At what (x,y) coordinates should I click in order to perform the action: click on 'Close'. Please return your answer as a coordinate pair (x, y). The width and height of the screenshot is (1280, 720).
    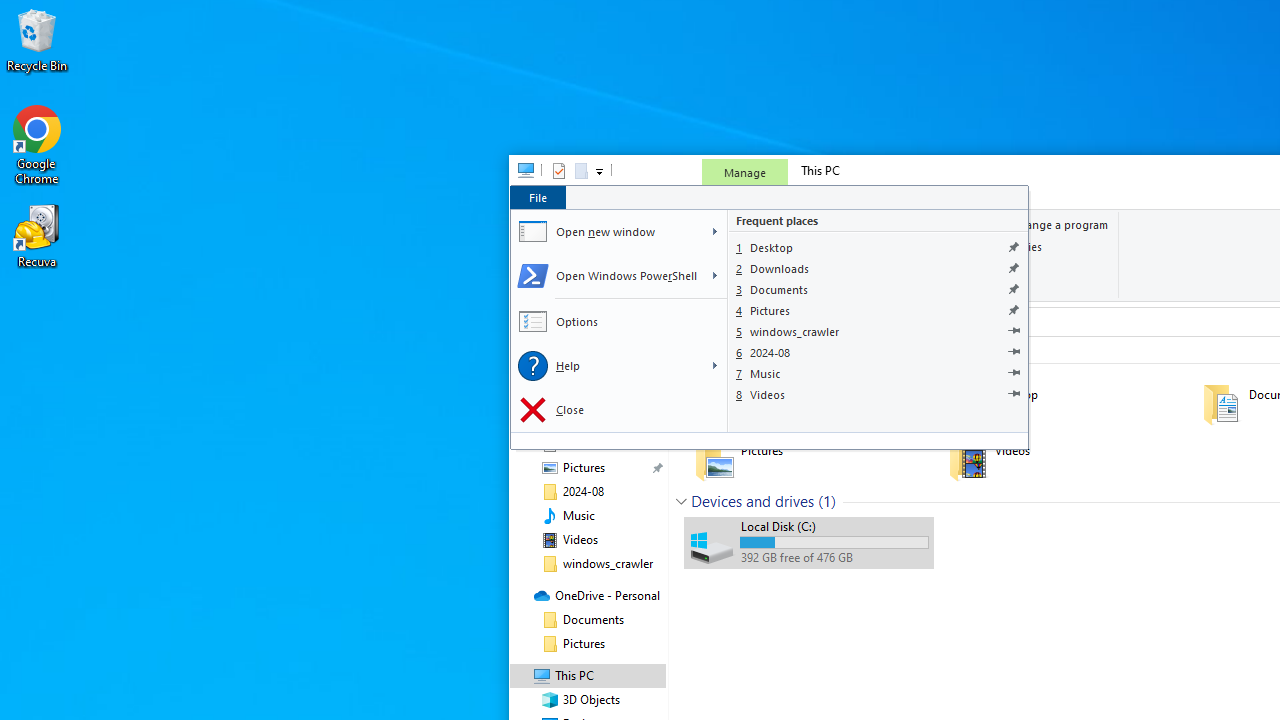
    Looking at the image, I should click on (617, 409).